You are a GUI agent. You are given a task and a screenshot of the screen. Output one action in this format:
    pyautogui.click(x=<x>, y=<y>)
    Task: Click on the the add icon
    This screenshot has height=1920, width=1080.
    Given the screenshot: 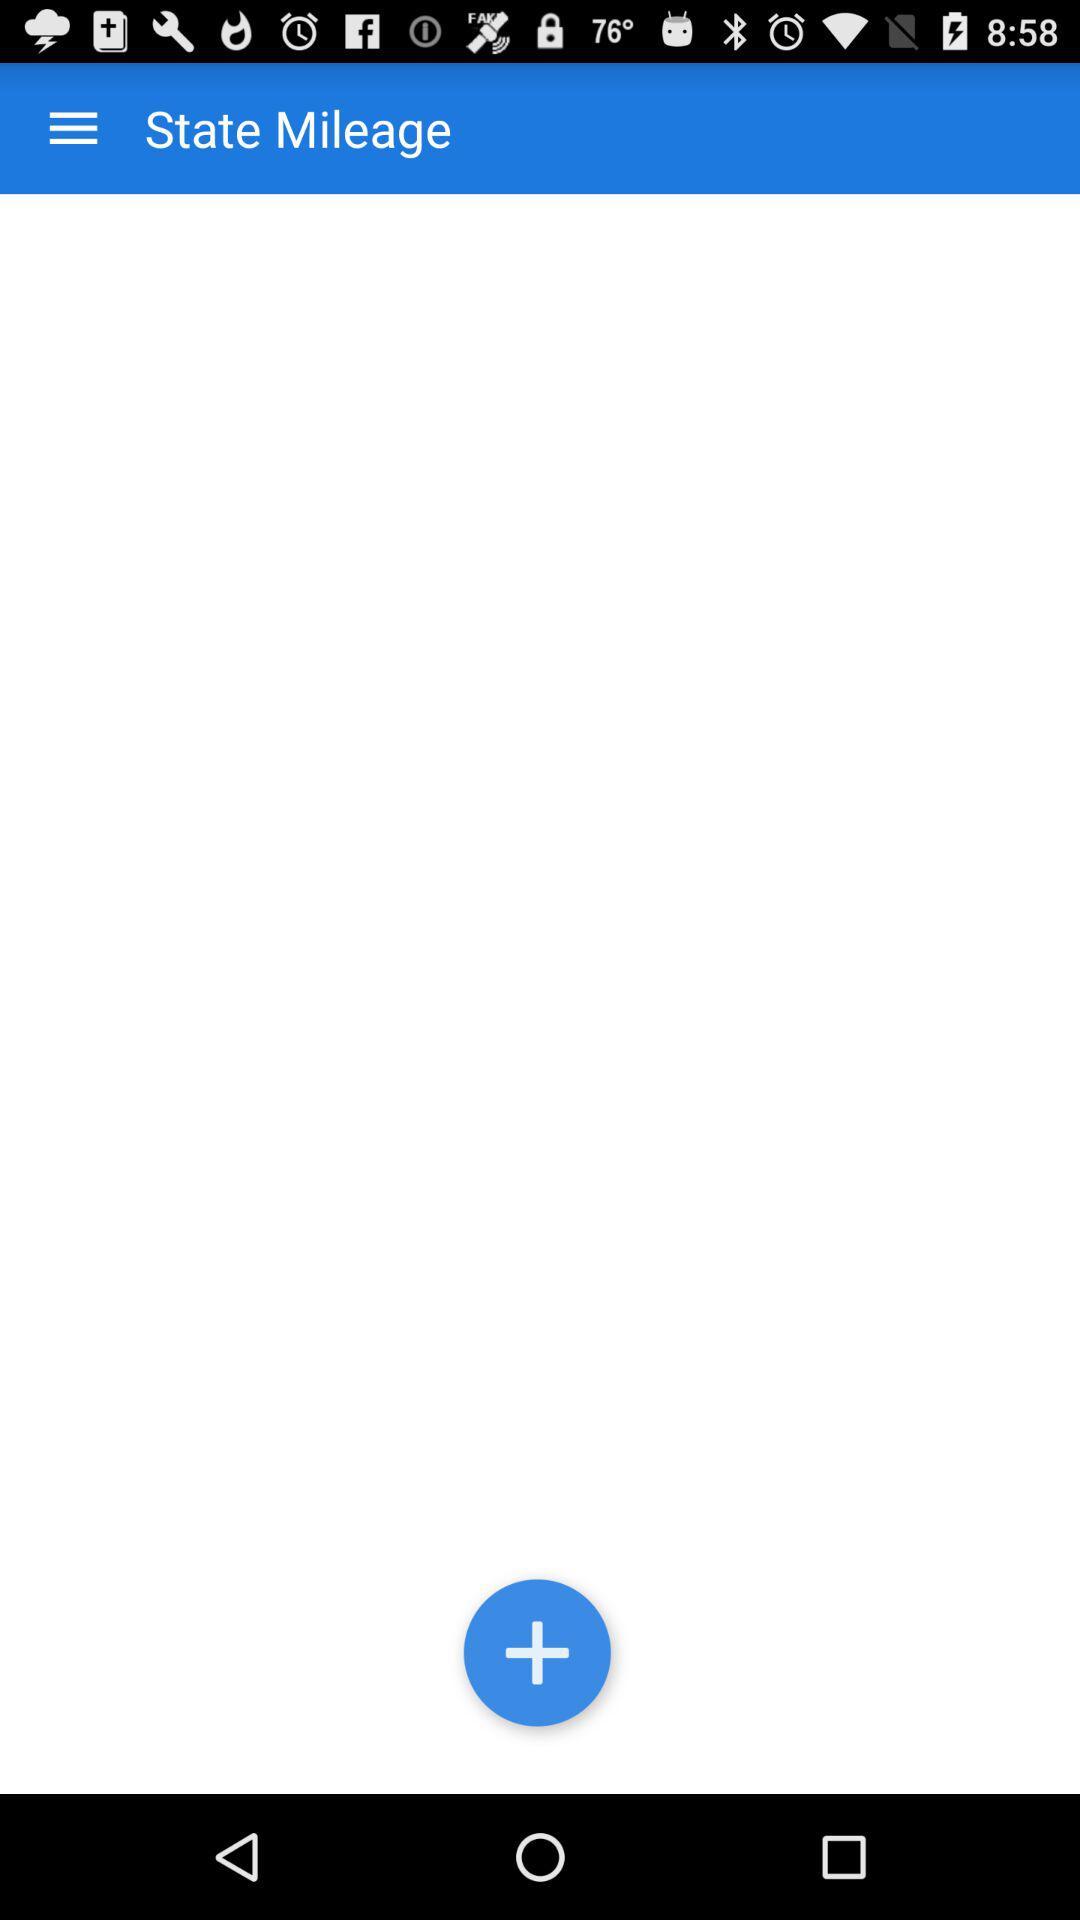 What is the action you would take?
    pyautogui.click(x=540, y=1773)
    